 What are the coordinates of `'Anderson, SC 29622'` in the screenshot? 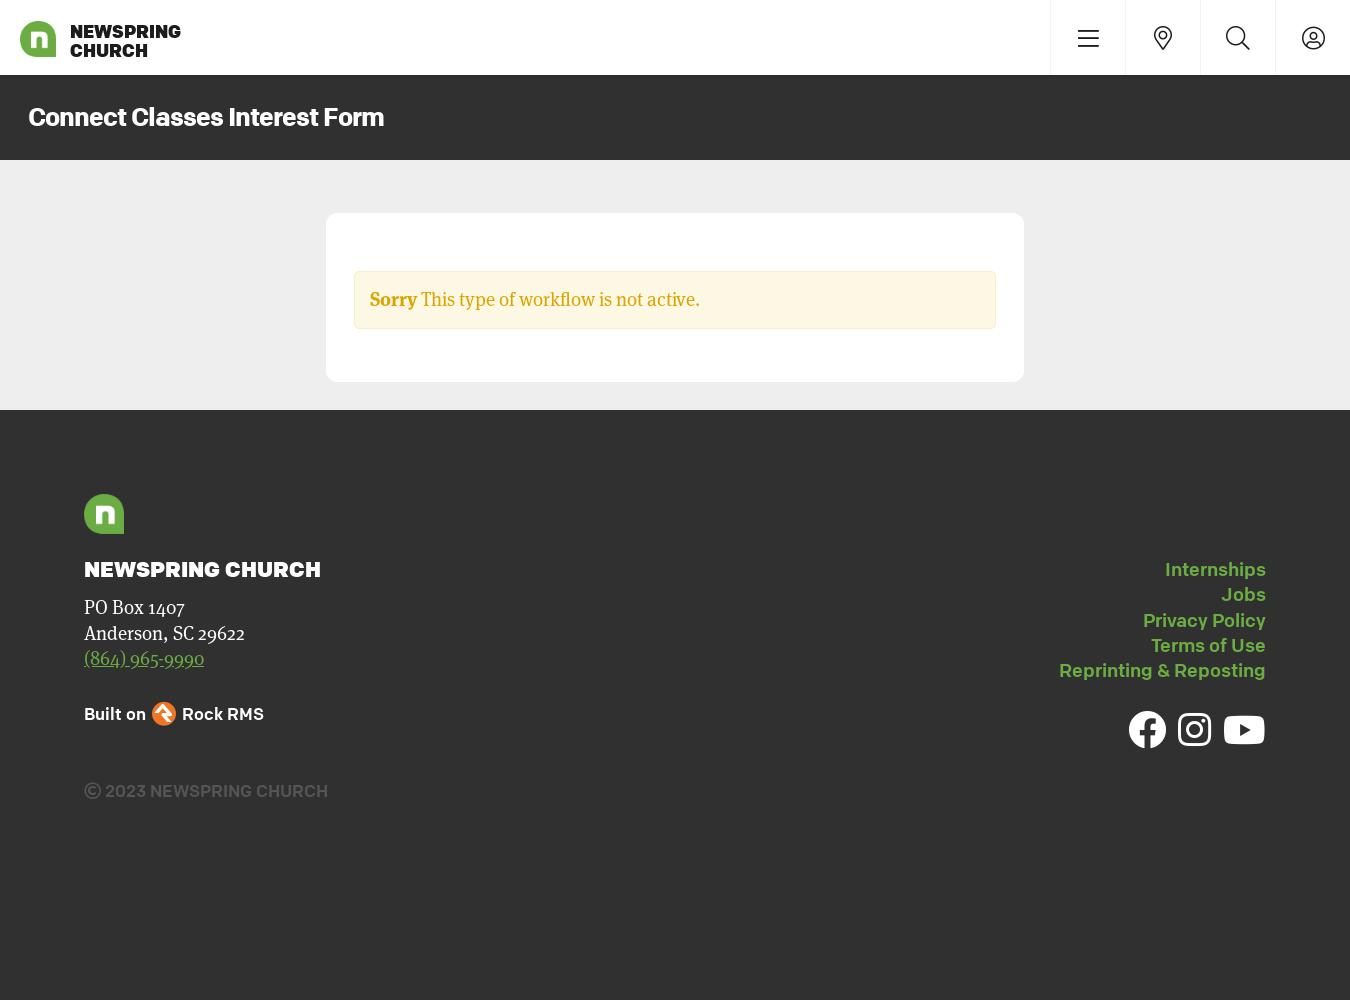 It's located at (164, 632).